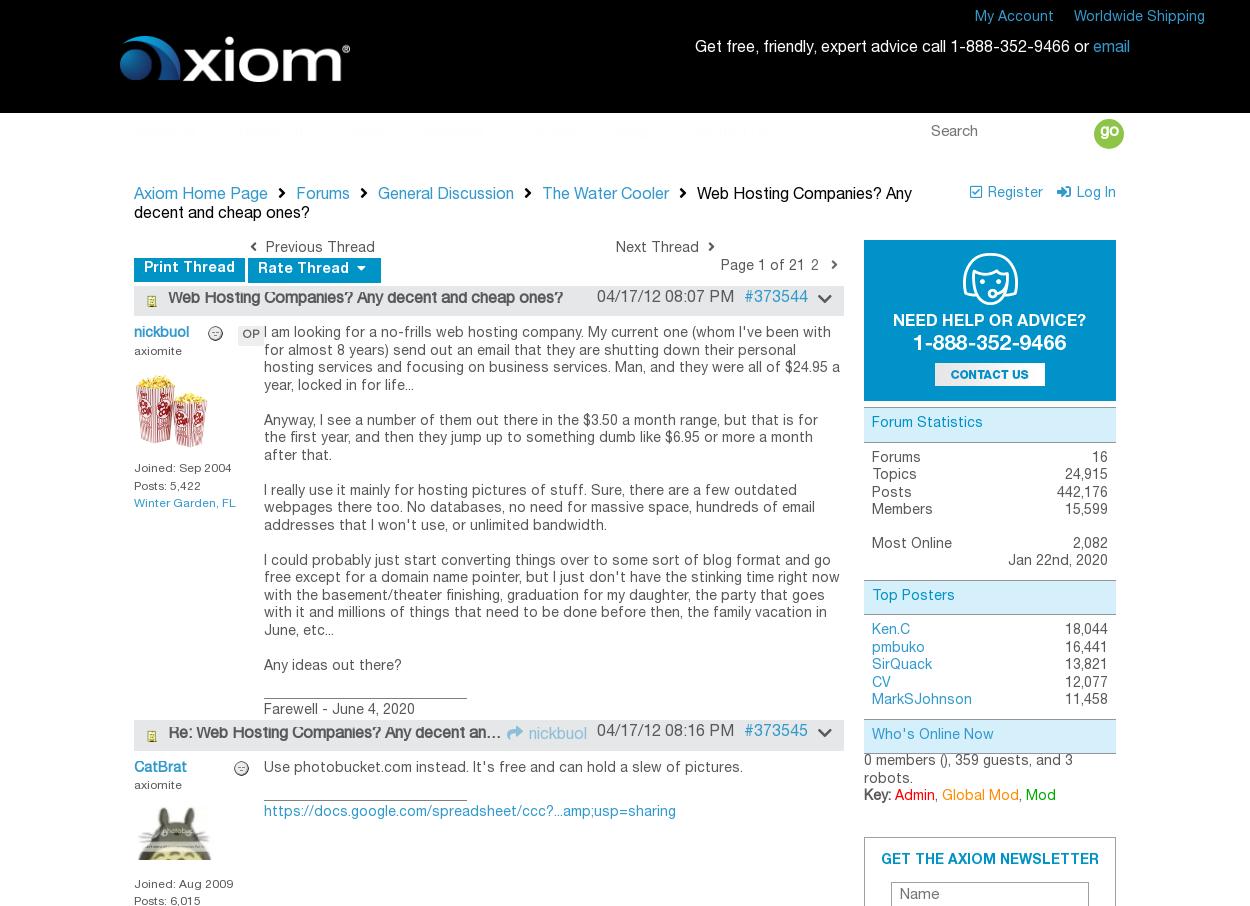 The height and width of the screenshot is (906, 1250). Describe the element at coordinates (167, 484) in the screenshot. I see `'Posts: 5,422'` at that location.